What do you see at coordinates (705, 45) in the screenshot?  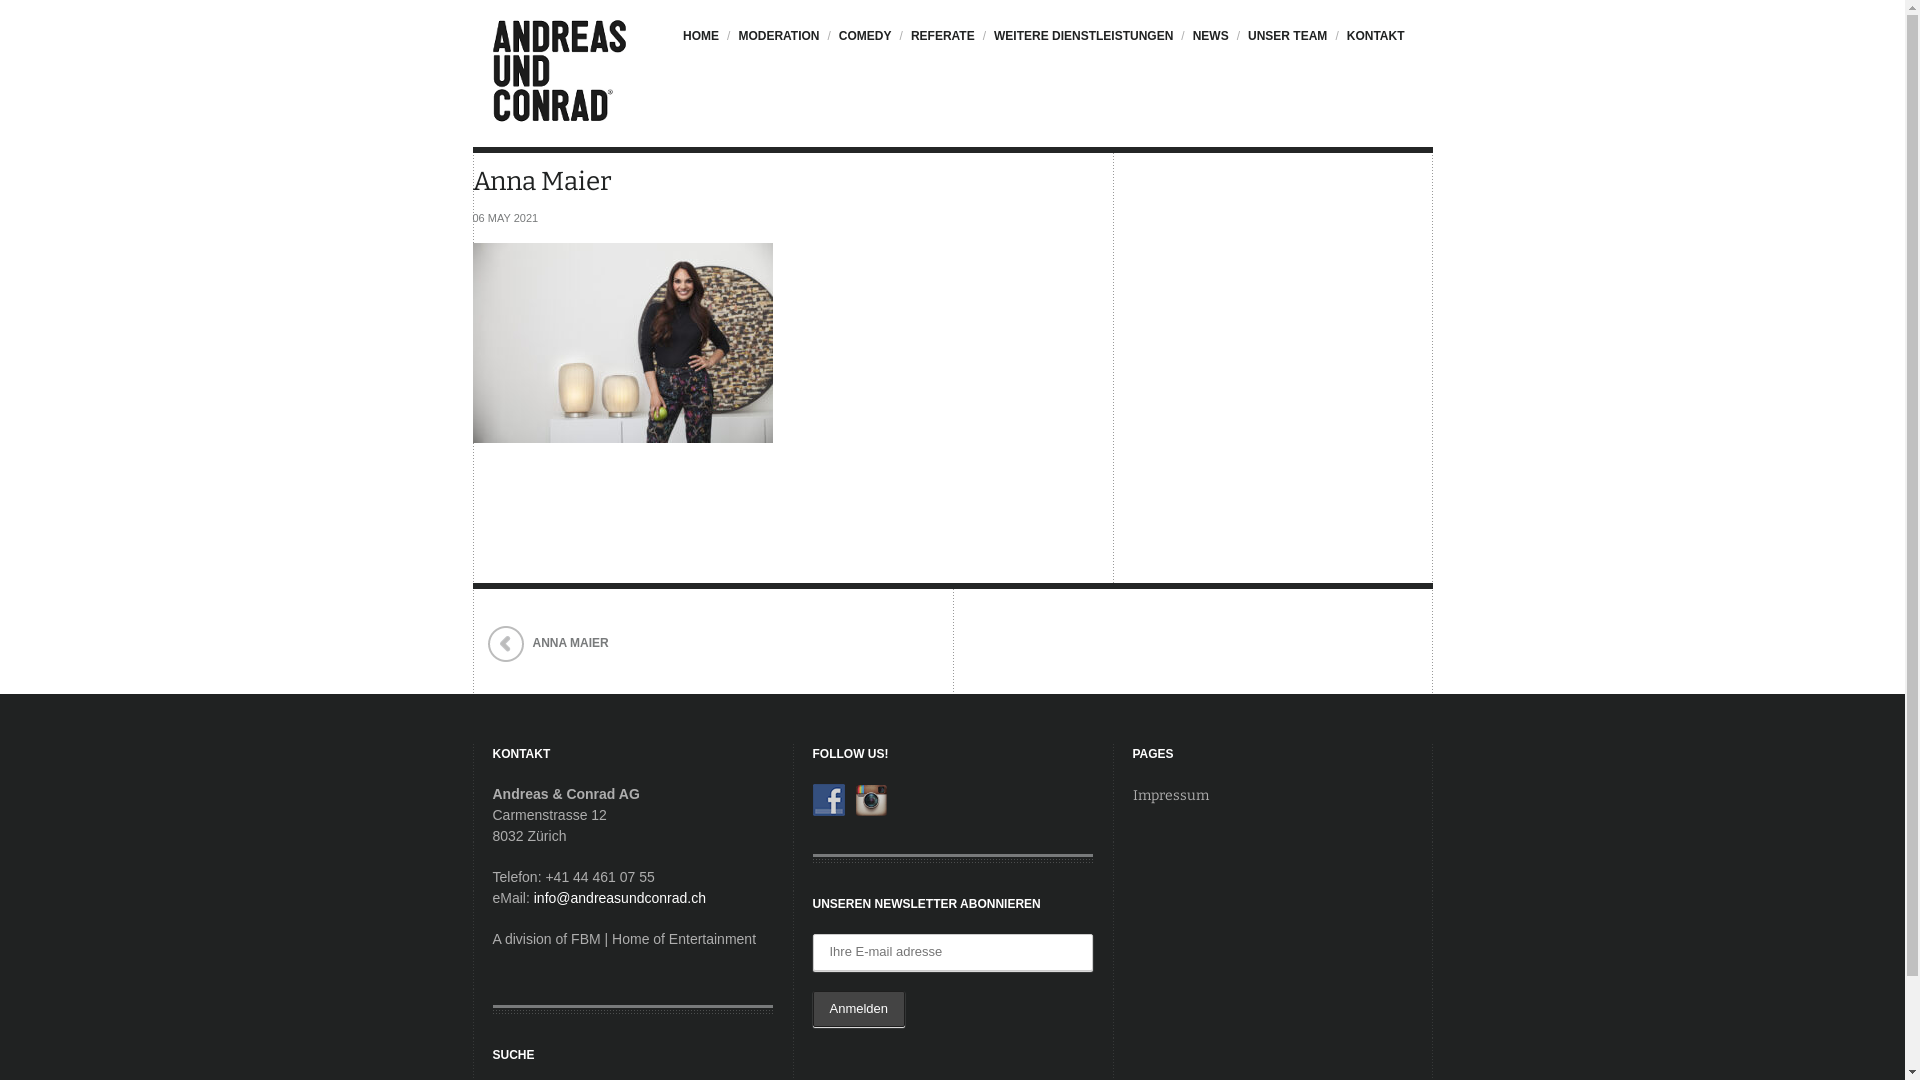 I see `'HOME'` at bounding box center [705, 45].